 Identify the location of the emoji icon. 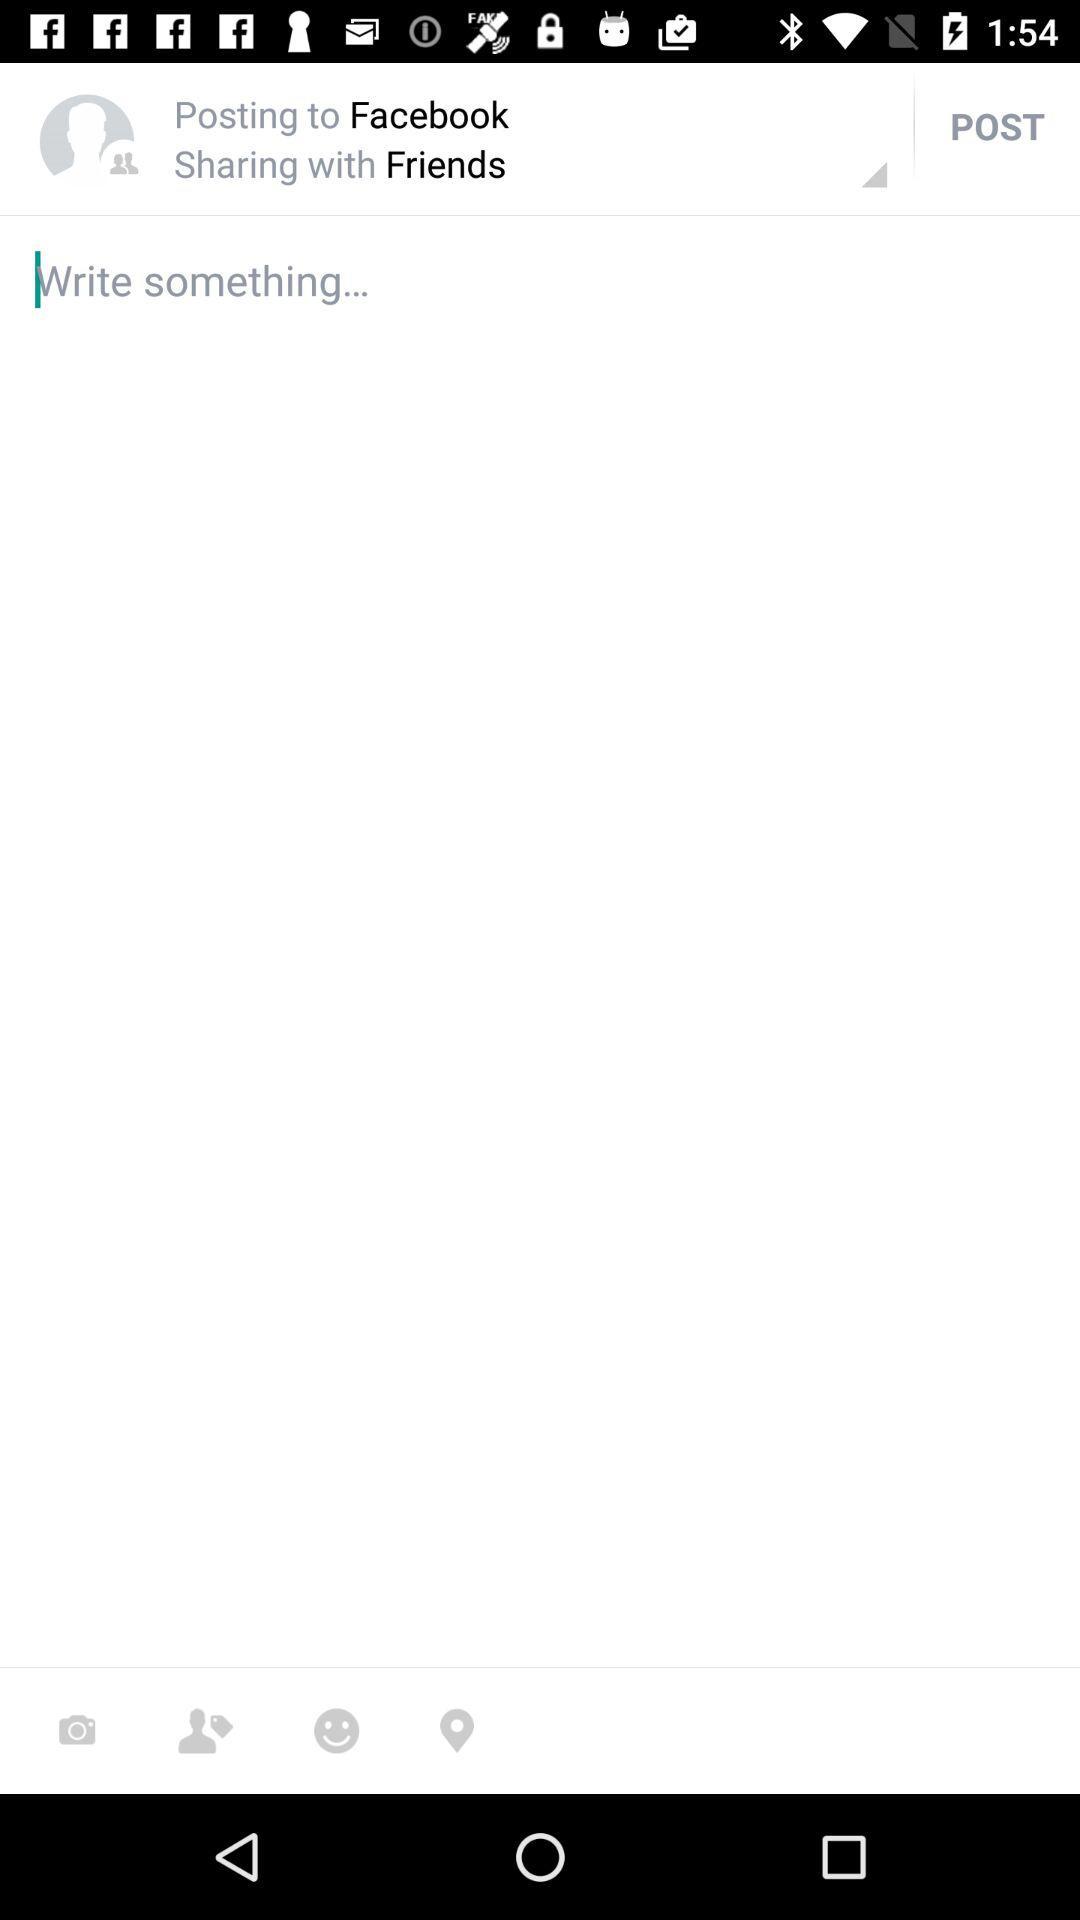
(335, 1730).